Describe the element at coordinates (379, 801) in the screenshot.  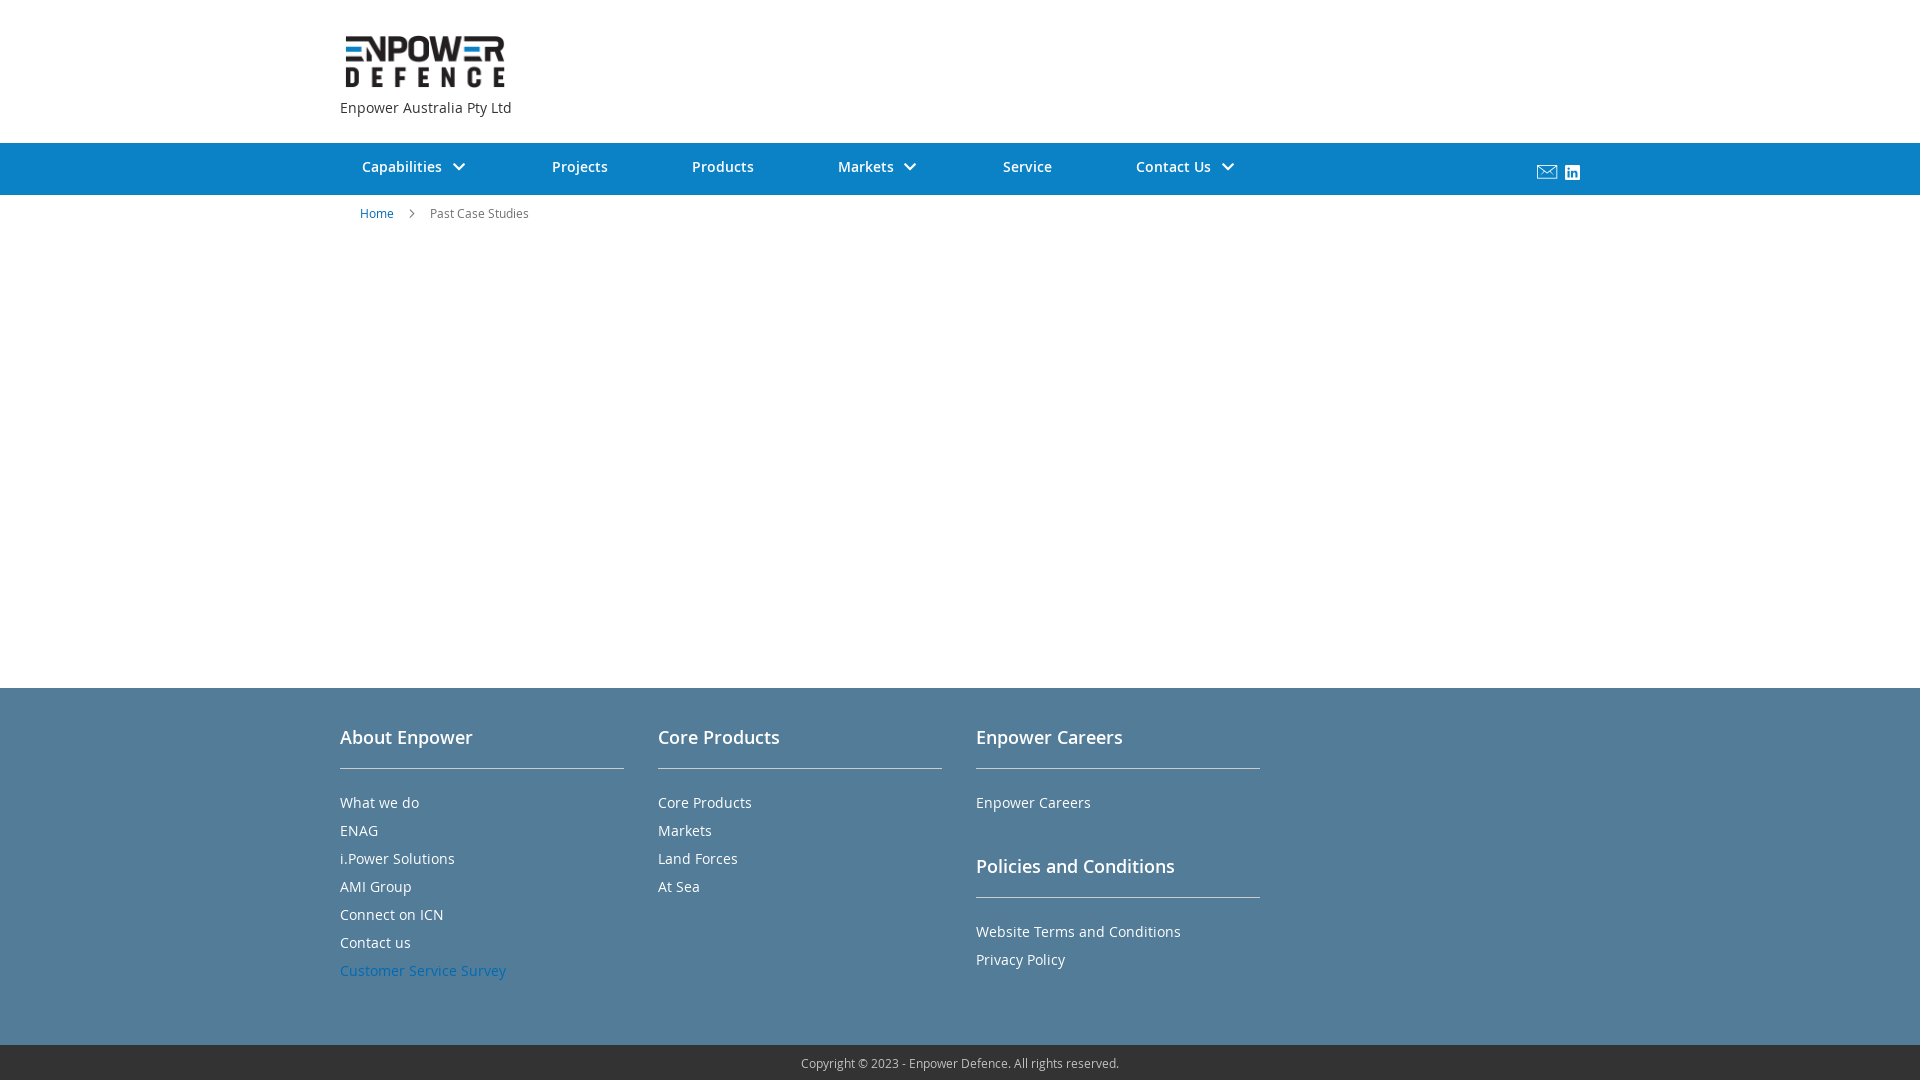
I see `'What we do'` at that location.